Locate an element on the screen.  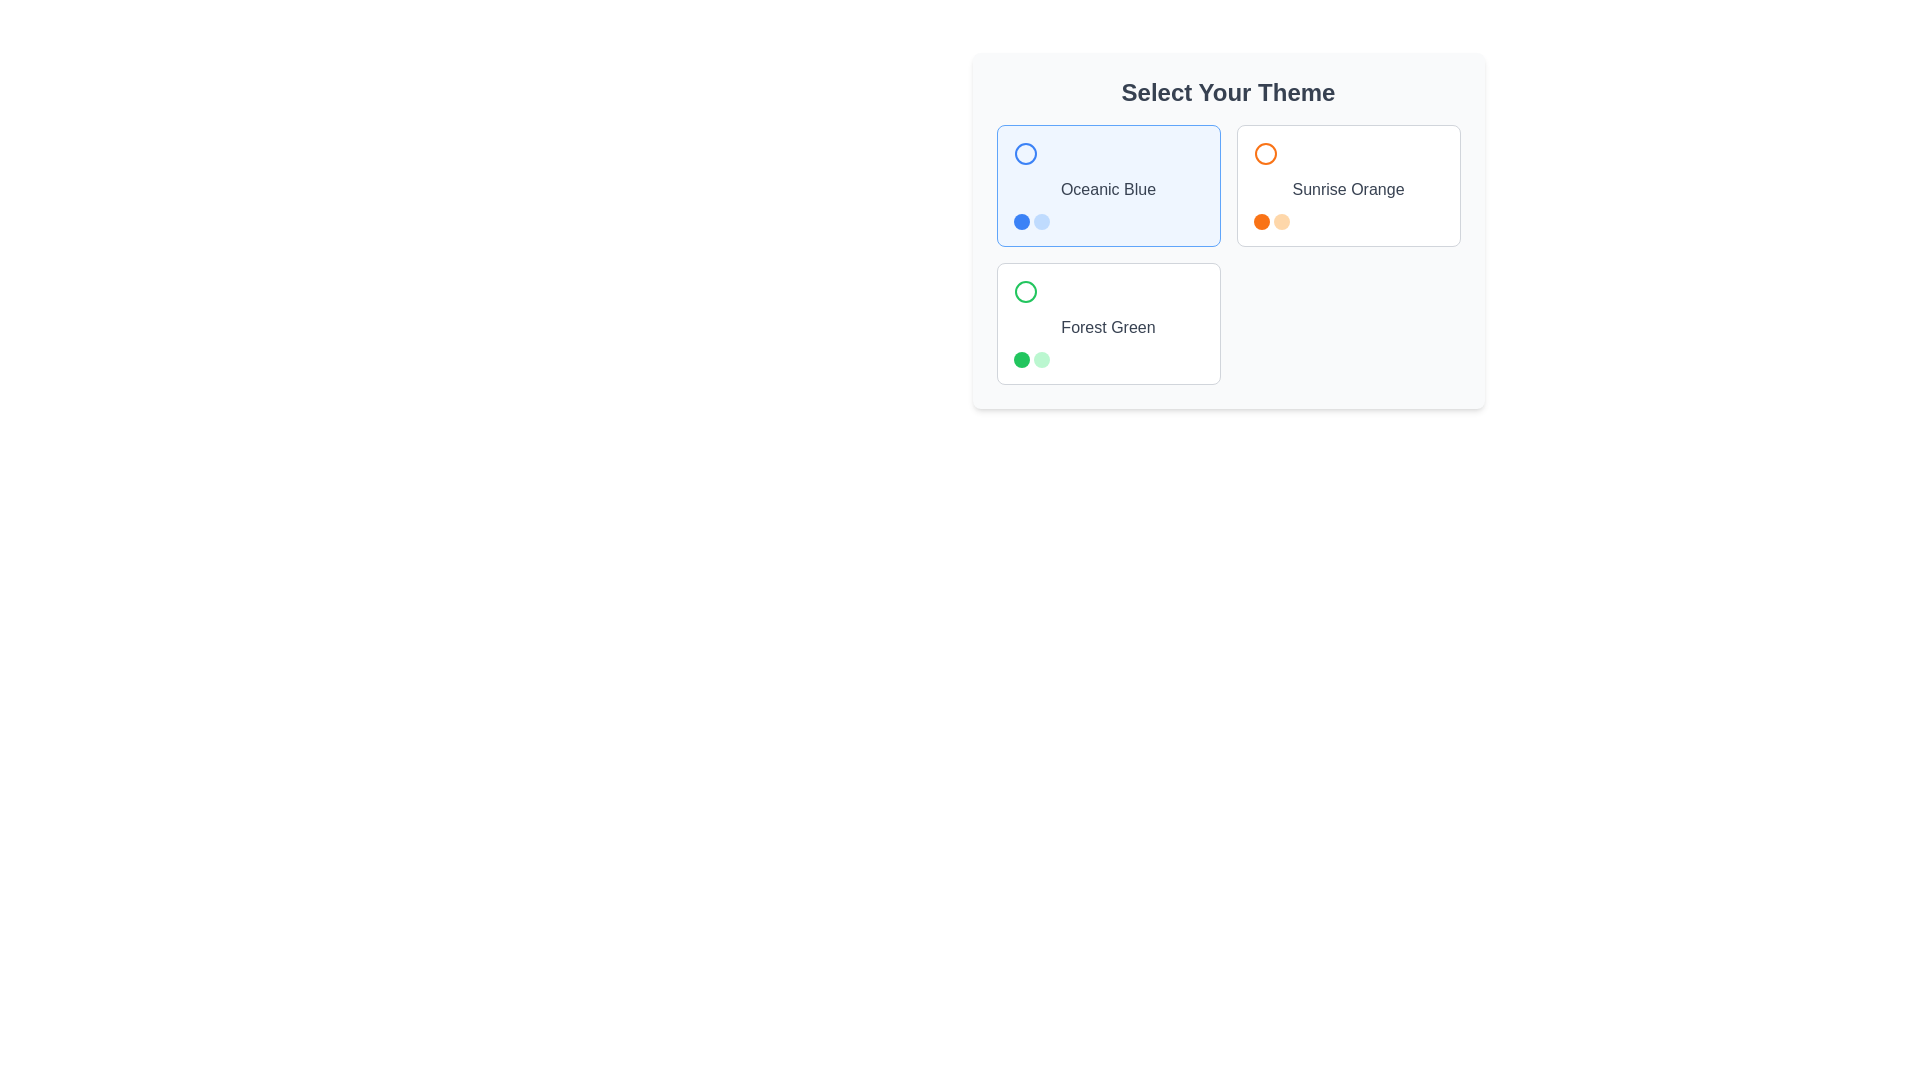
the blue circular shape in the 'Oceanic Blue' theme selection card, located above the text 'Oceanic Blue' is located at coordinates (1025, 153).